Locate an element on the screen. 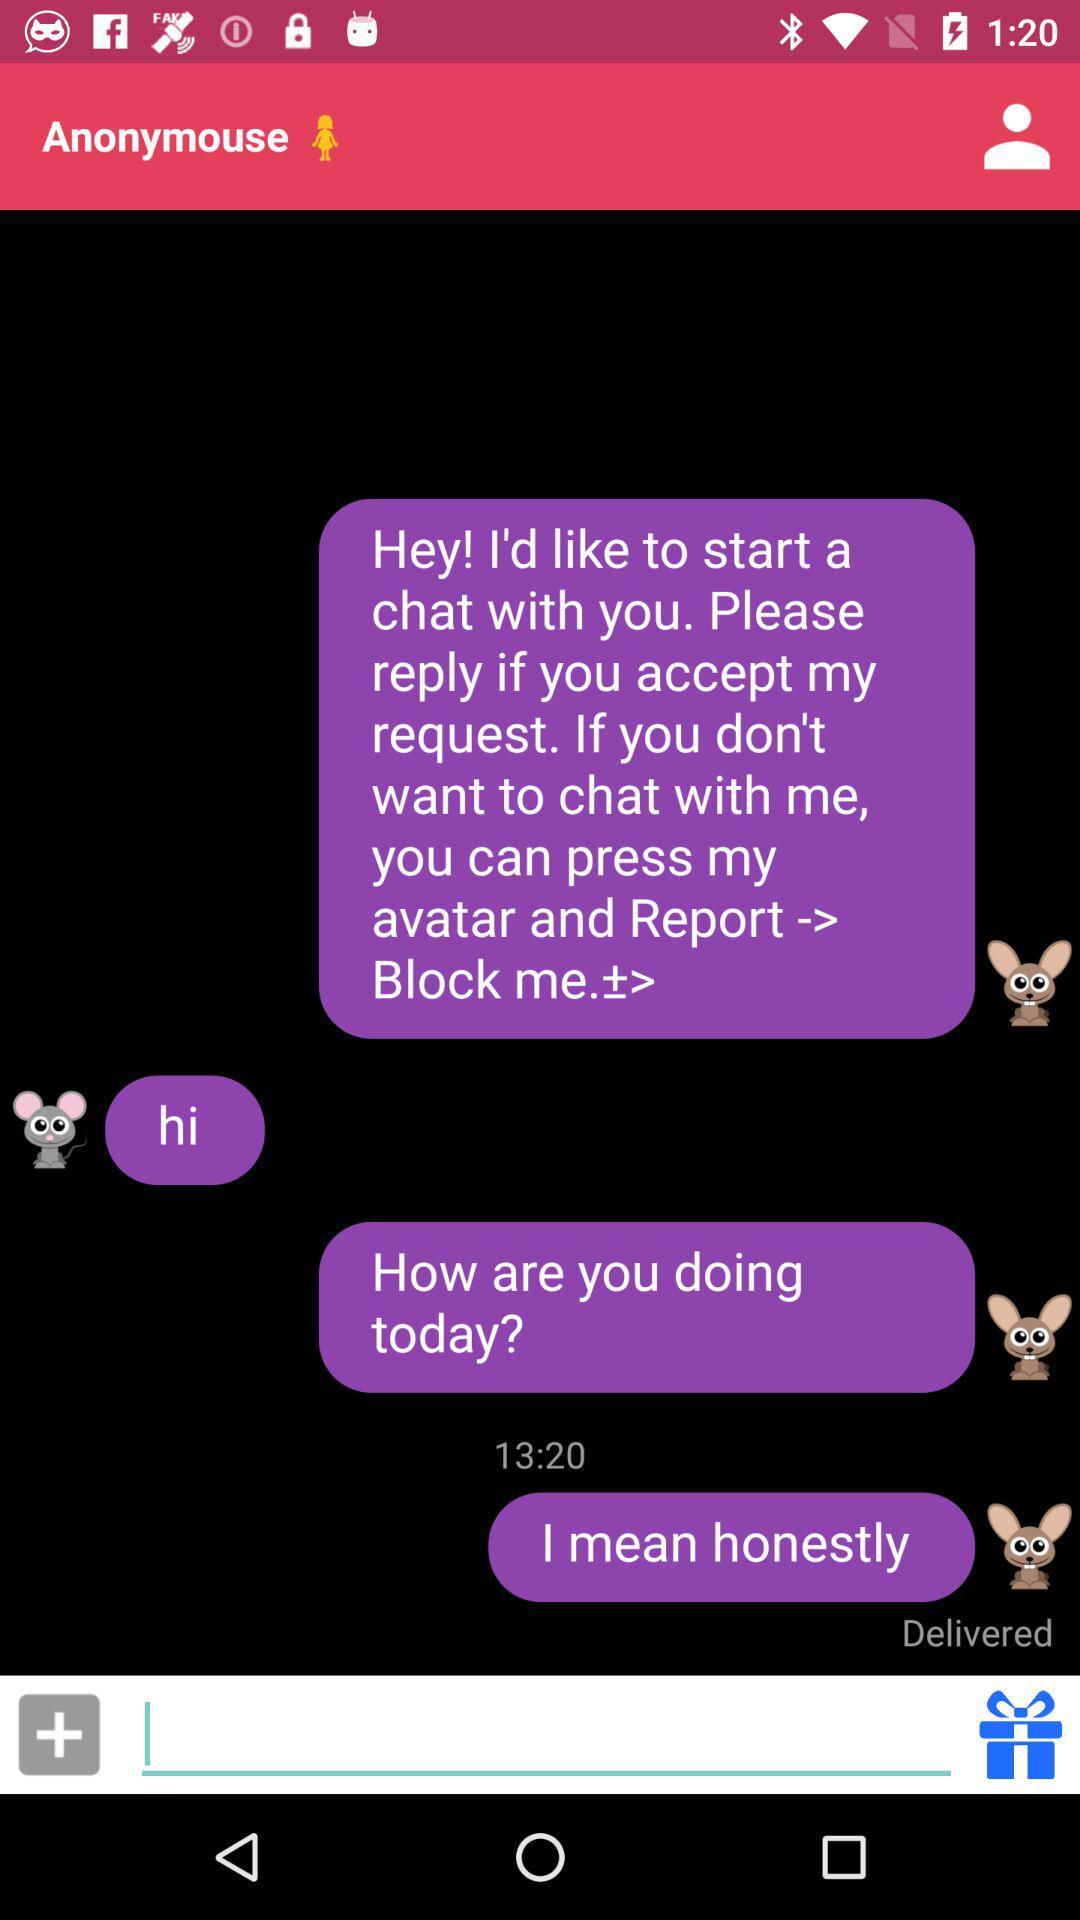 Image resolution: width=1080 pixels, height=1920 pixels. send gift is located at coordinates (1020, 1733).